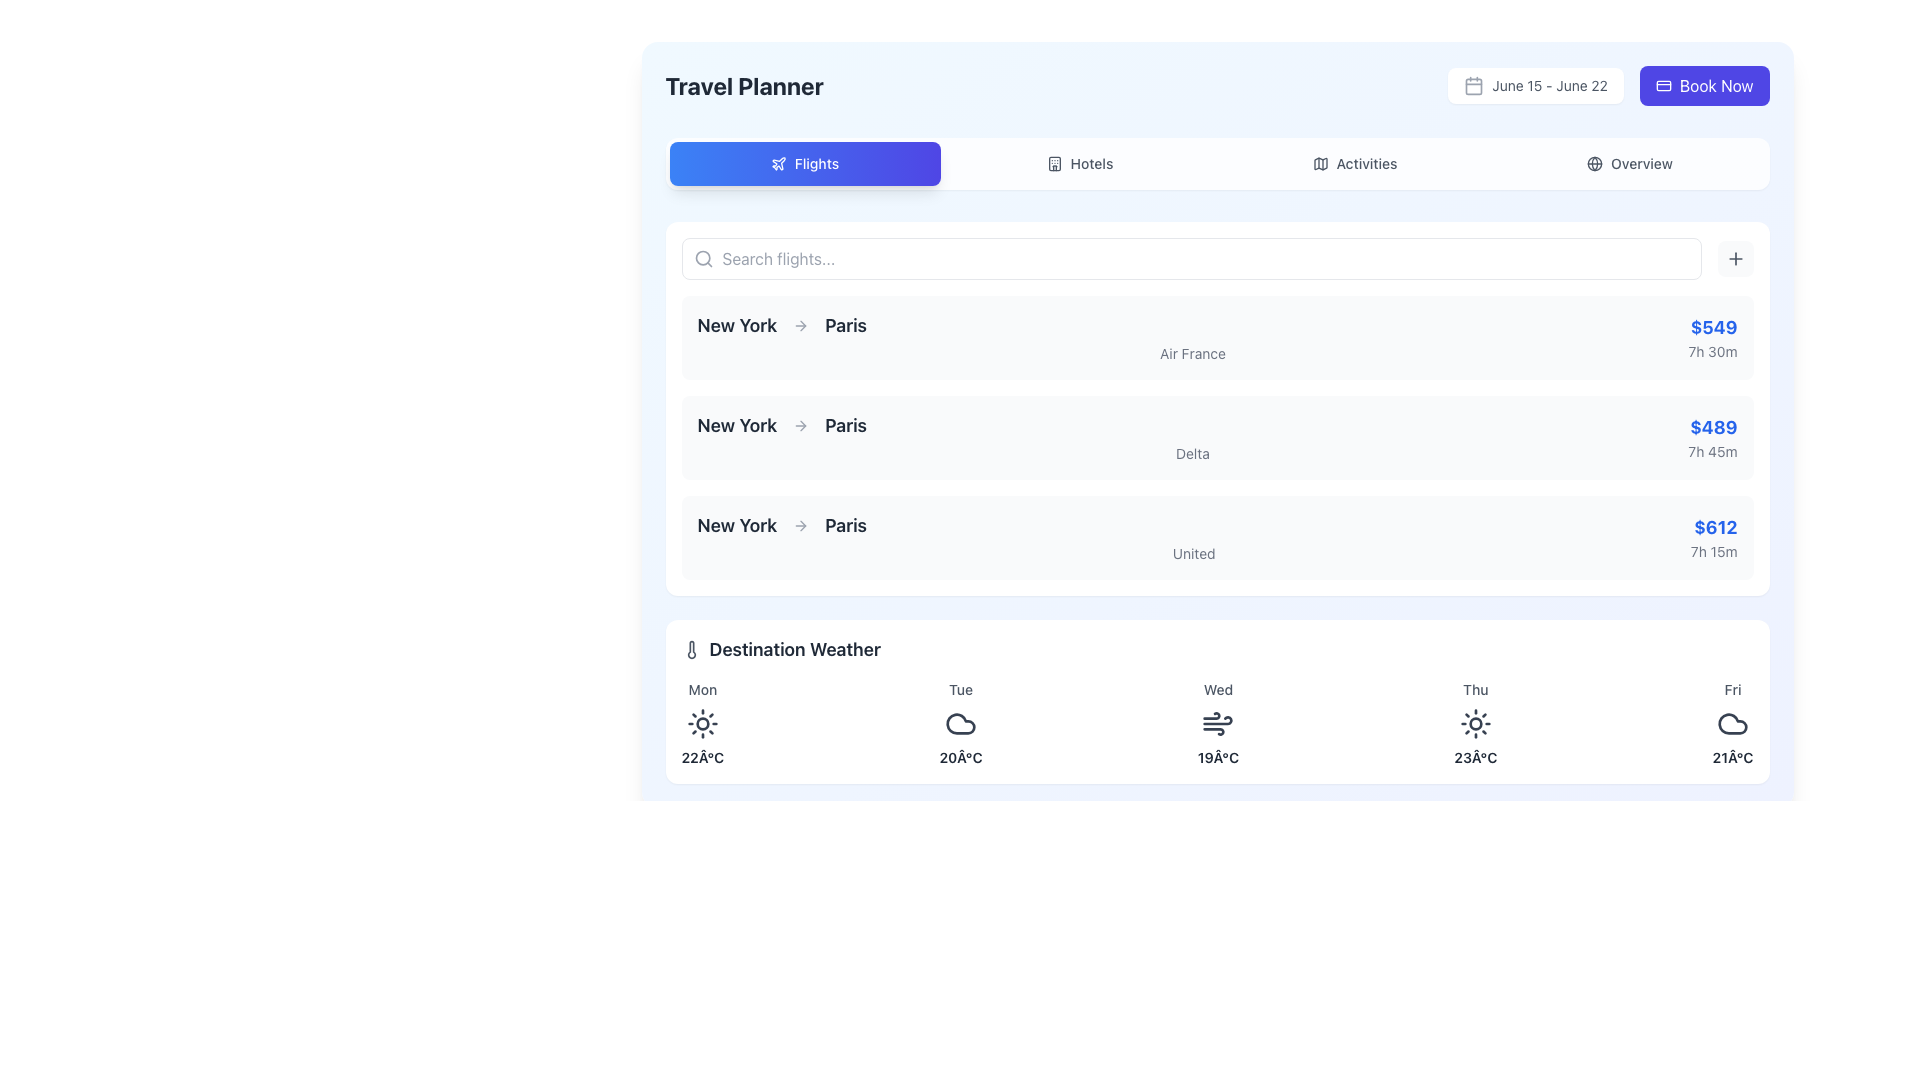  I want to click on the navigation button labeled 'Hotels' located in the header navigation bar, so click(1053, 163).